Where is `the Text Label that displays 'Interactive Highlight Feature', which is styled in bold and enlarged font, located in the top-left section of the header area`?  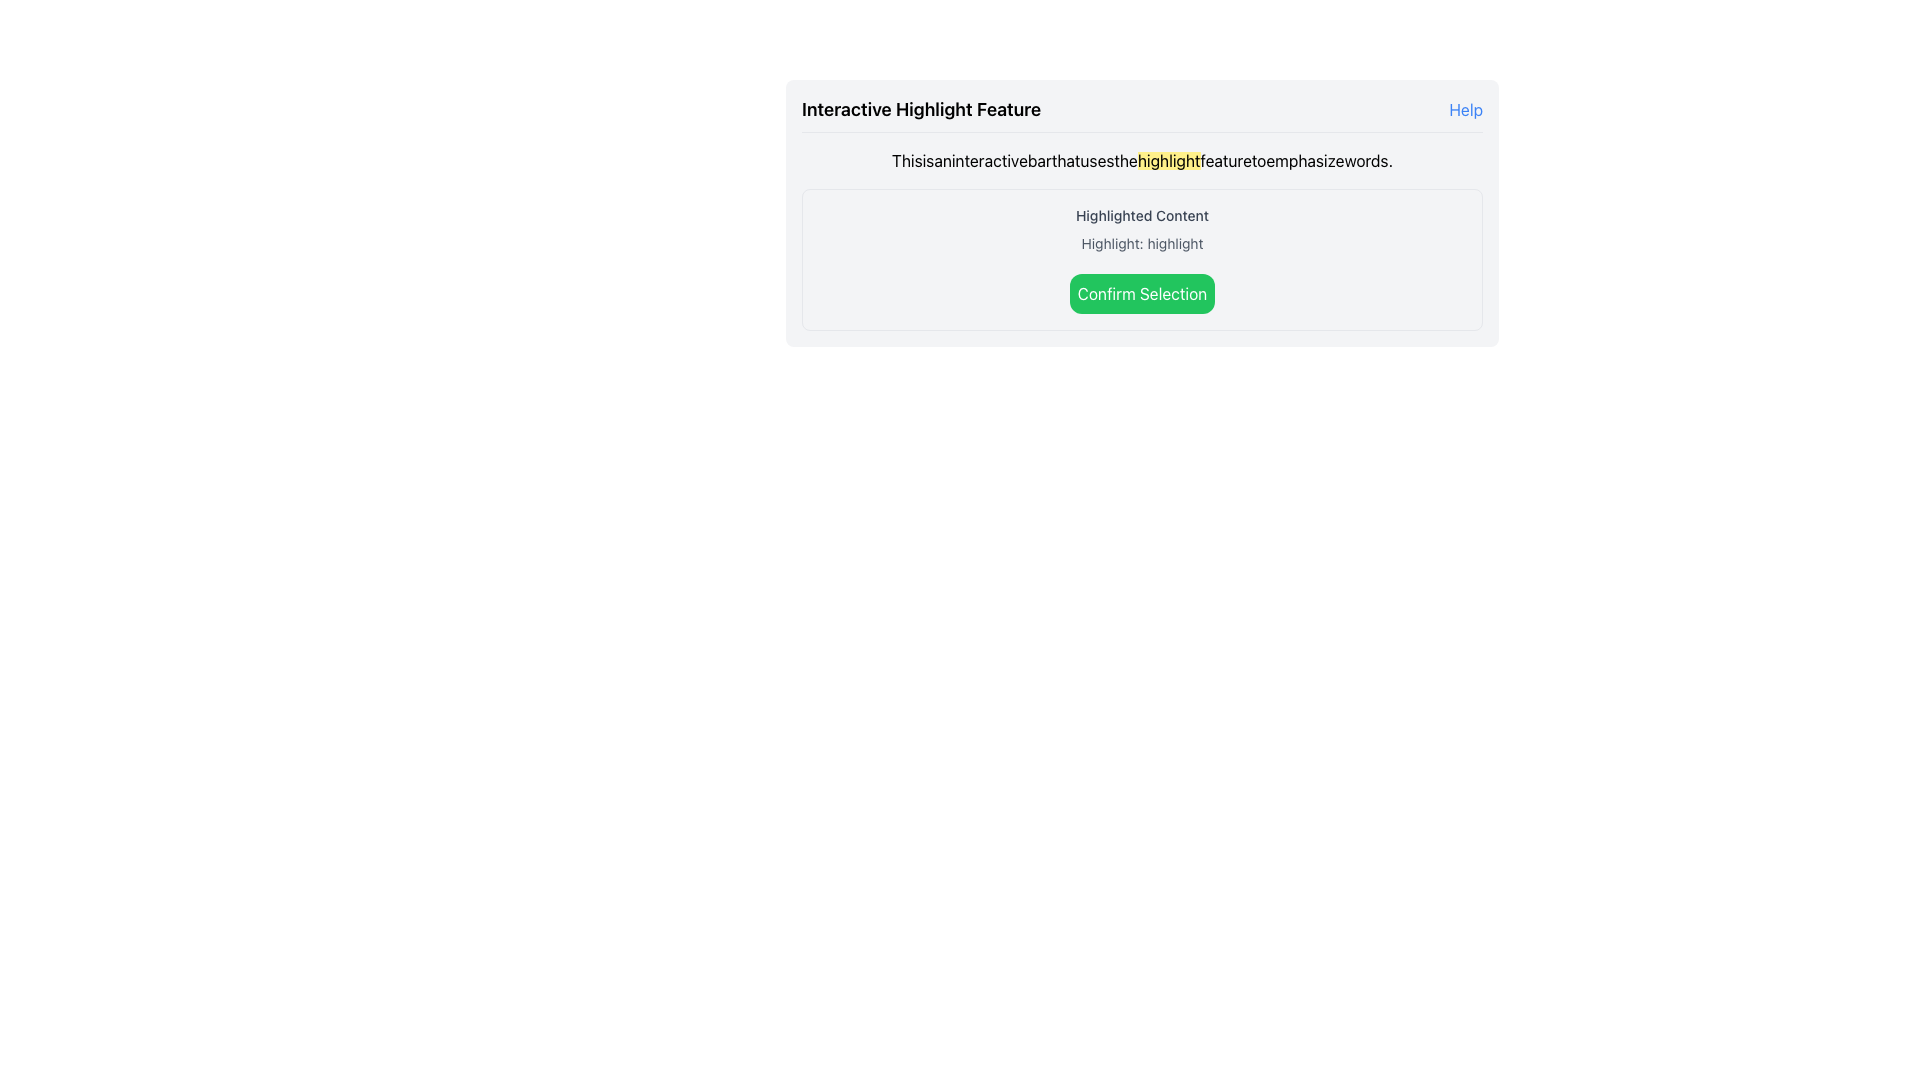 the Text Label that displays 'Interactive Highlight Feature', which is styled in bold and enlarged font, located in the top-left section of the header area is located at coordinates (920, 110).